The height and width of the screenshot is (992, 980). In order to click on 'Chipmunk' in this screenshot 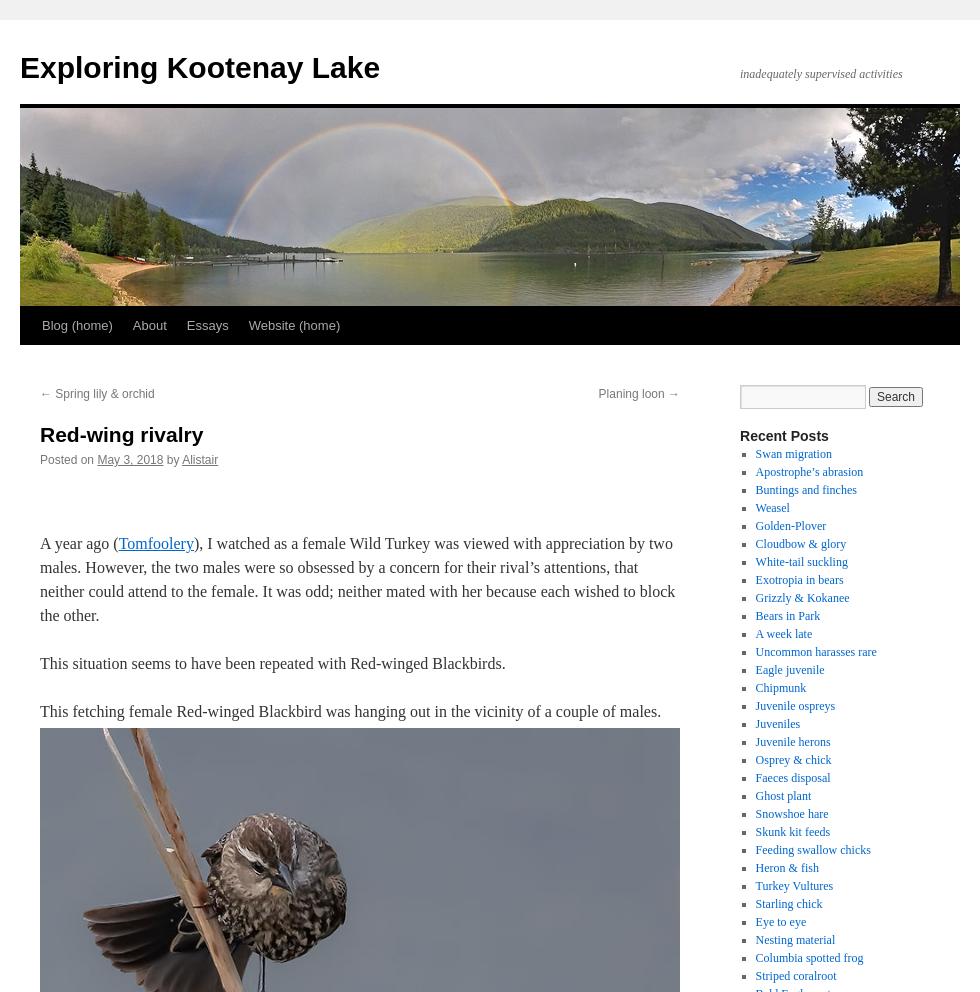, I will do `click(780, 686)`.